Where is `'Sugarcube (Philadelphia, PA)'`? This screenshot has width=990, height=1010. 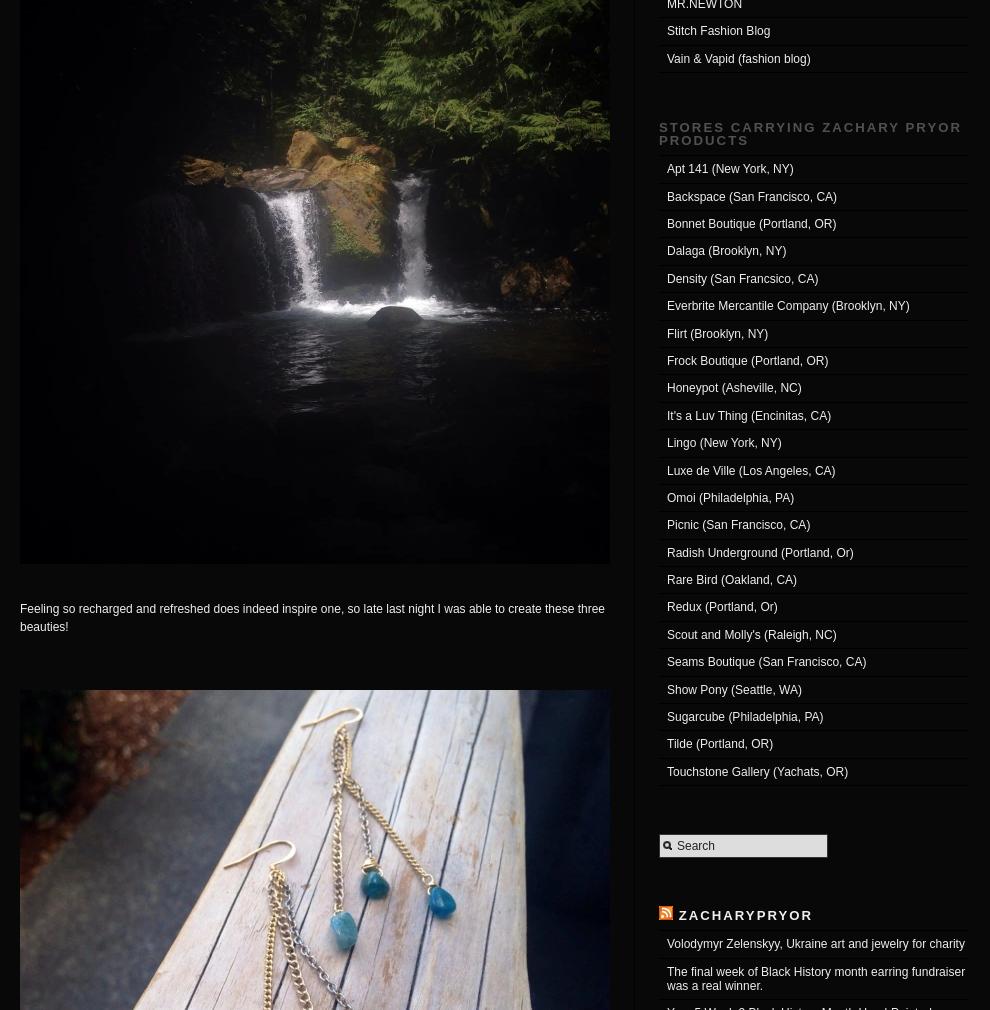
'Sugarcube (Philadelphia, PA)' is located at coordinates (666, 715).